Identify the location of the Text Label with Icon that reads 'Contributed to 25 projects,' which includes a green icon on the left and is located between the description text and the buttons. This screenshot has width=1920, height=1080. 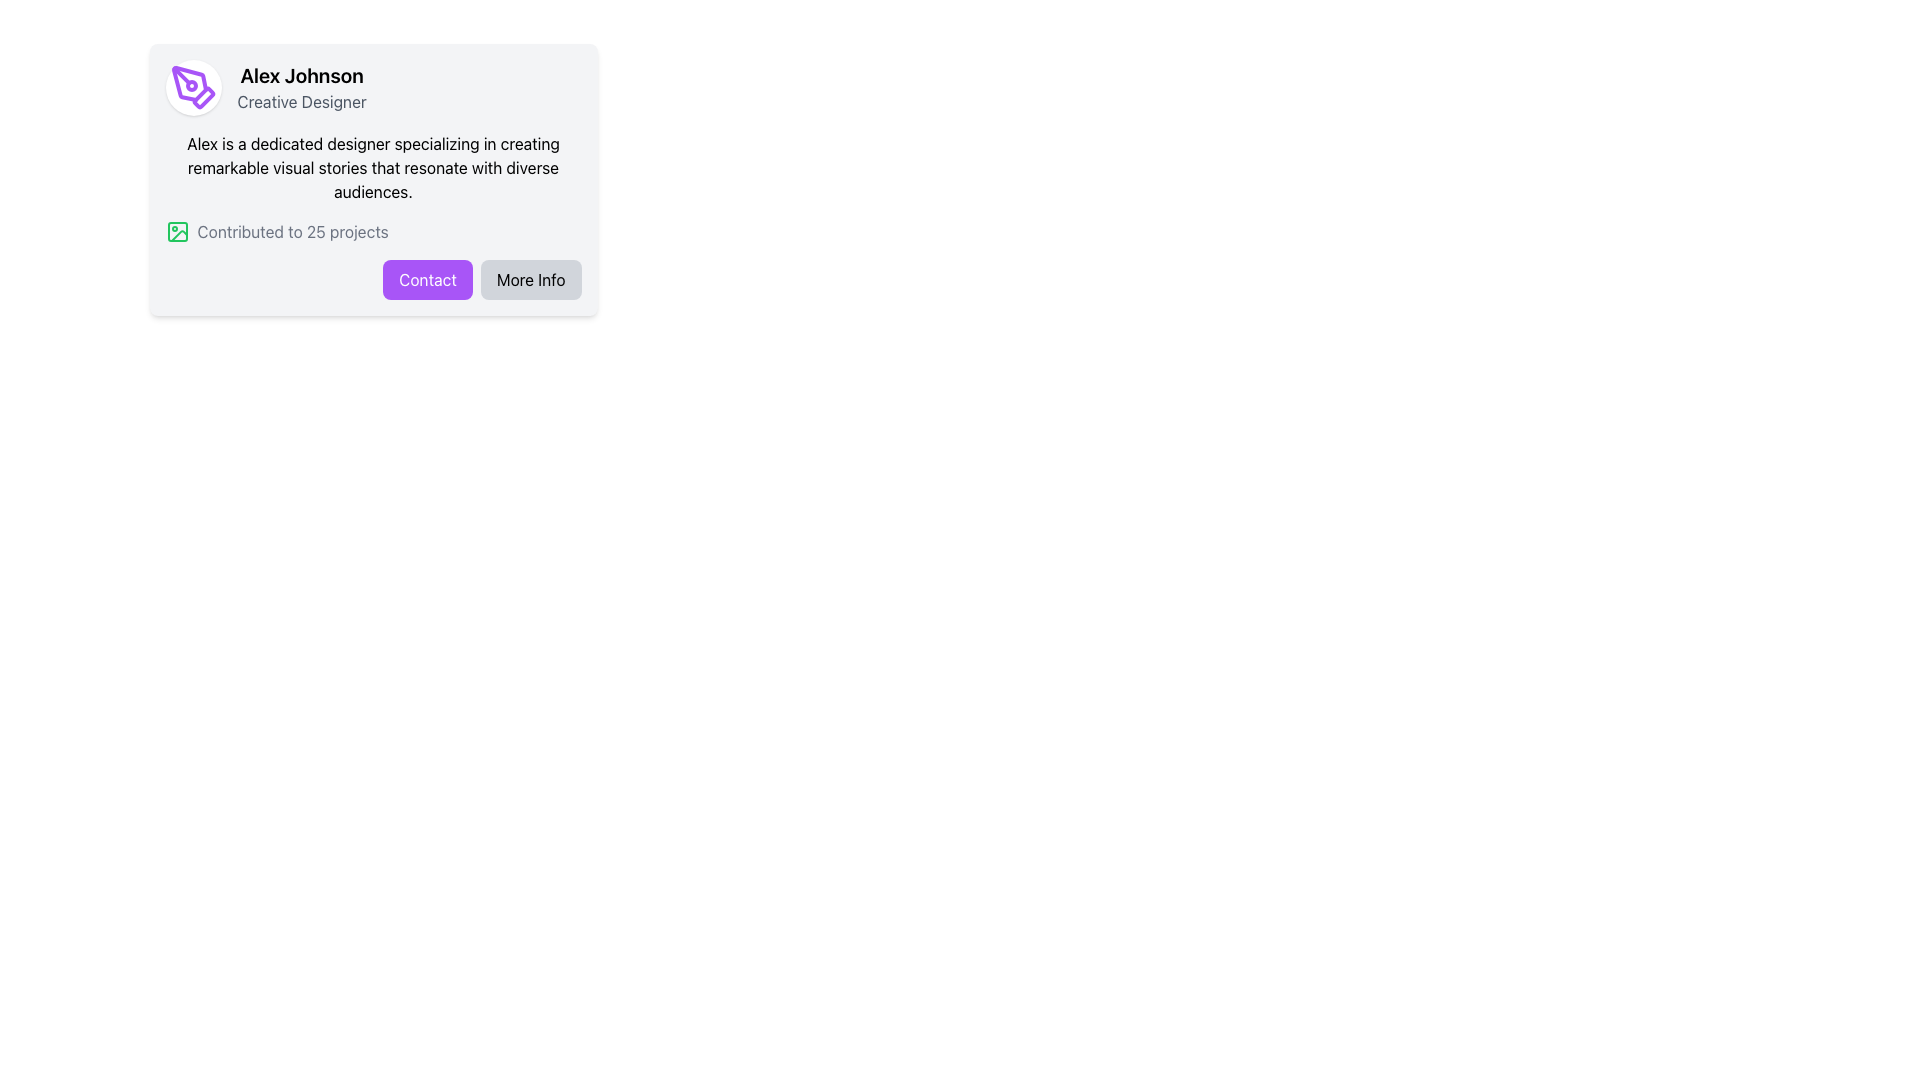
(373, 230).